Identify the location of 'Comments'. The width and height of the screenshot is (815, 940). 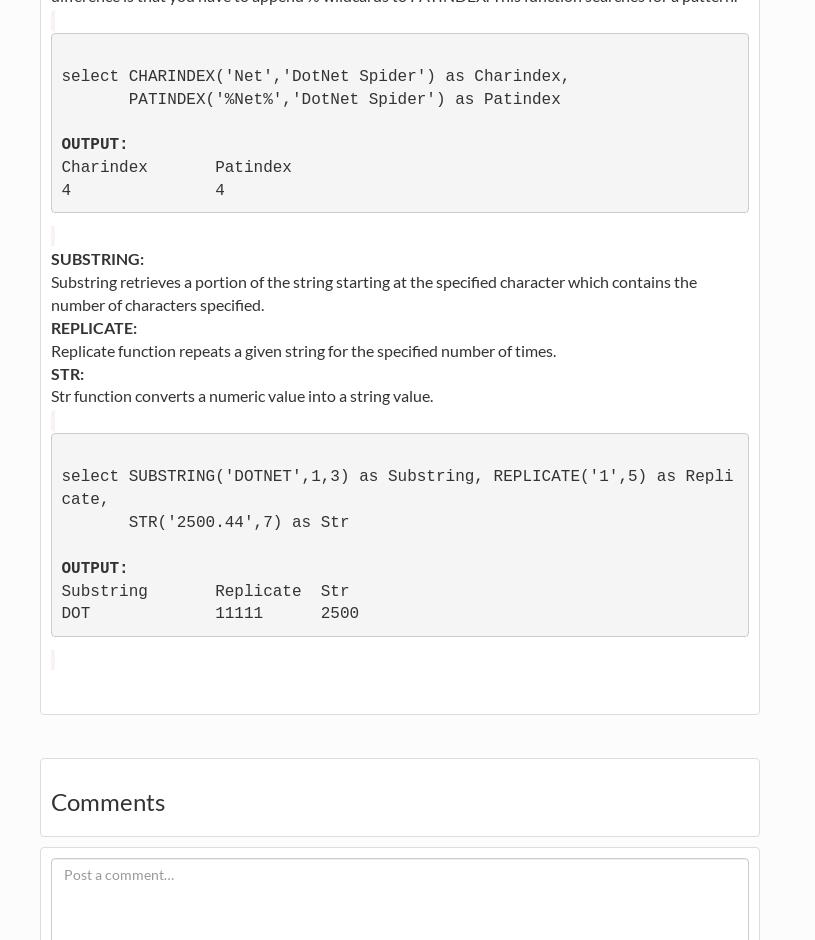
(50, 801).